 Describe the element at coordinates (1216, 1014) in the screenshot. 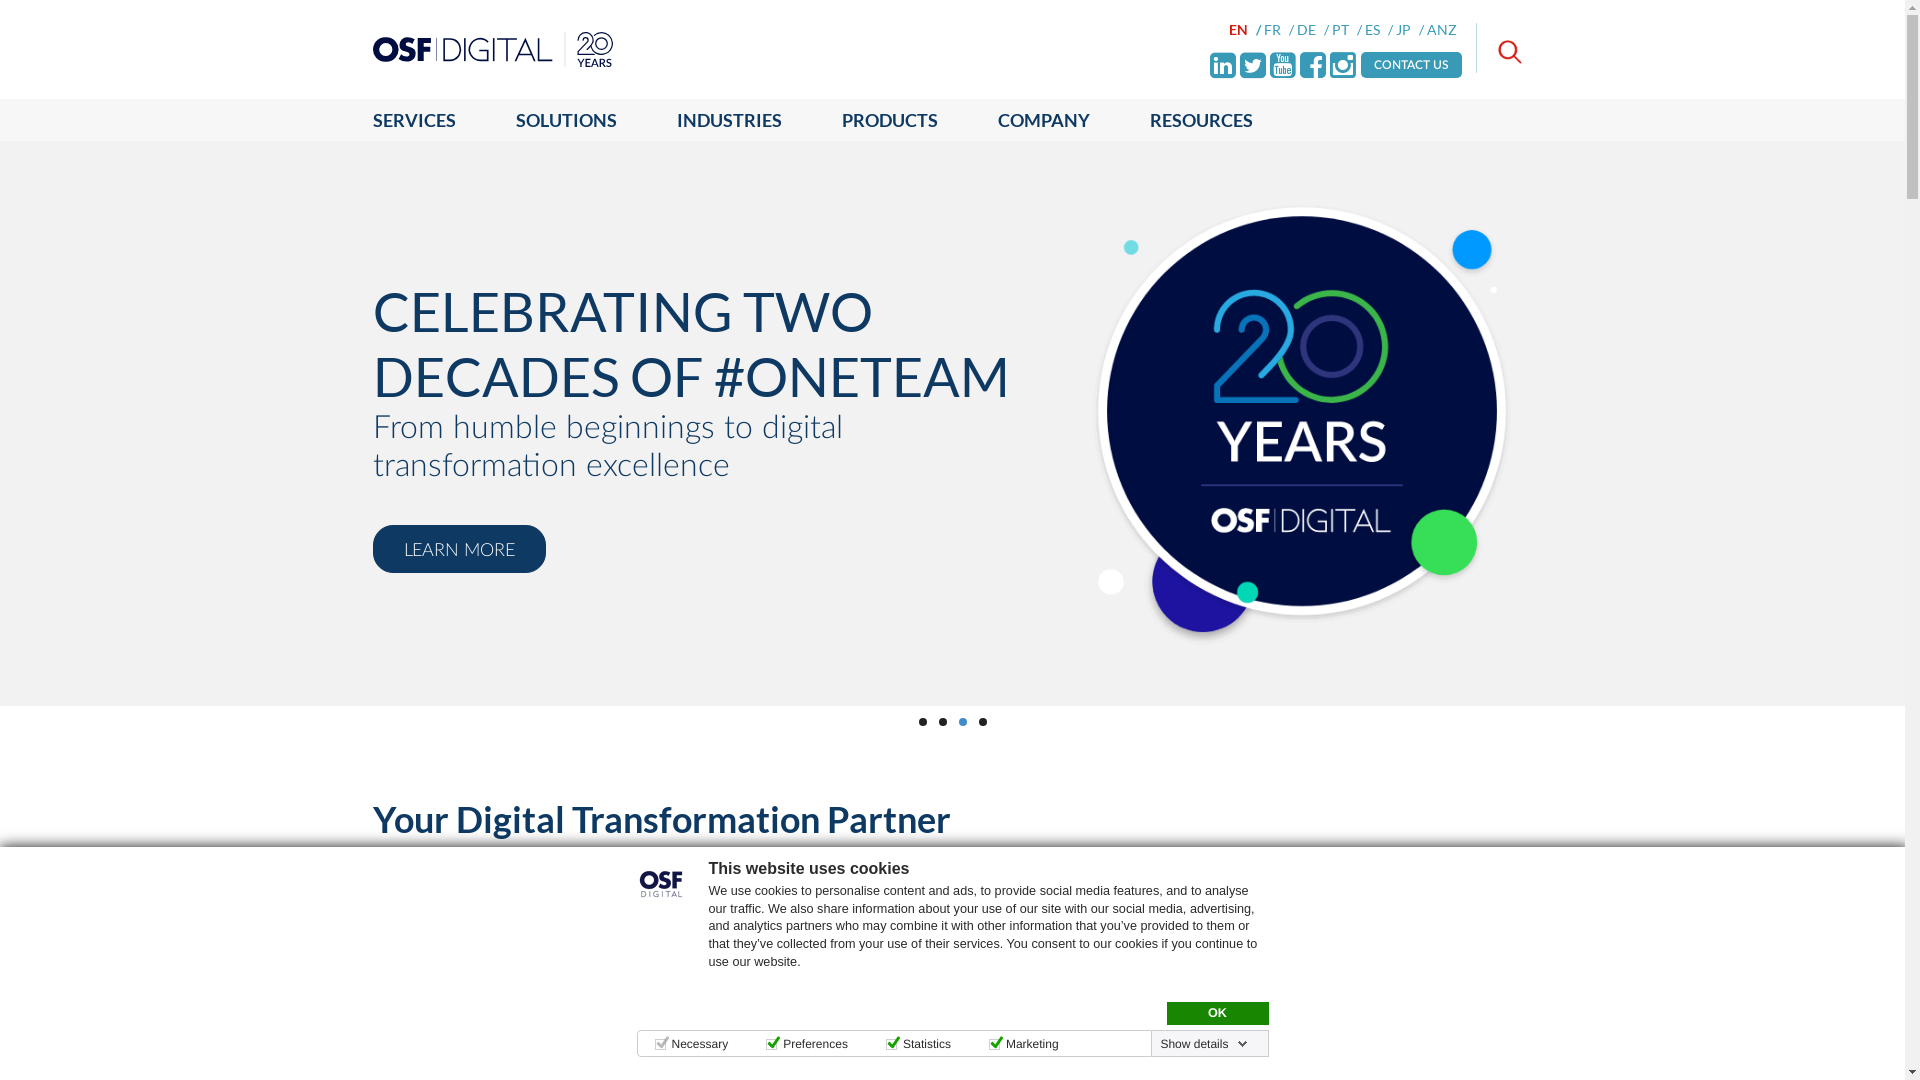

I see `'OK'` at that location.